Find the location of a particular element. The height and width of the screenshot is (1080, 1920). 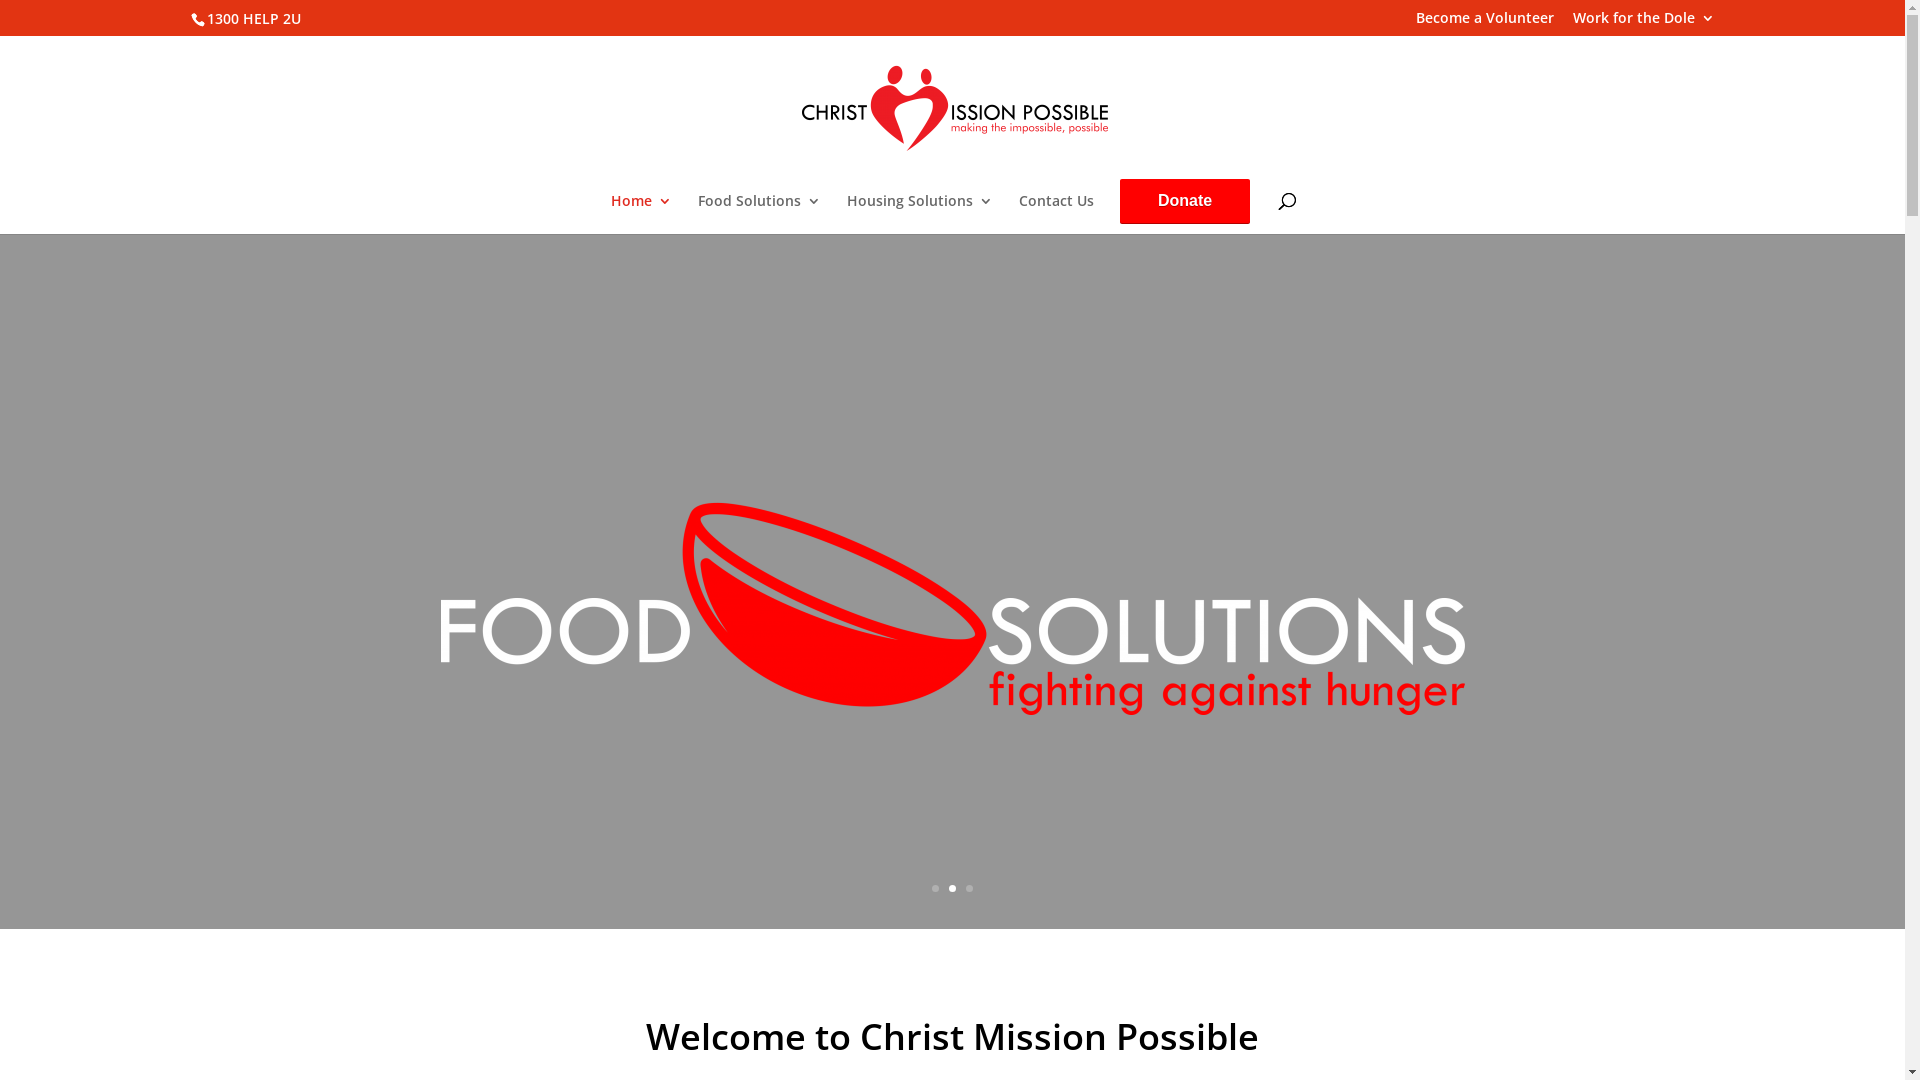

'Home' is located at coordinates (641, 213).